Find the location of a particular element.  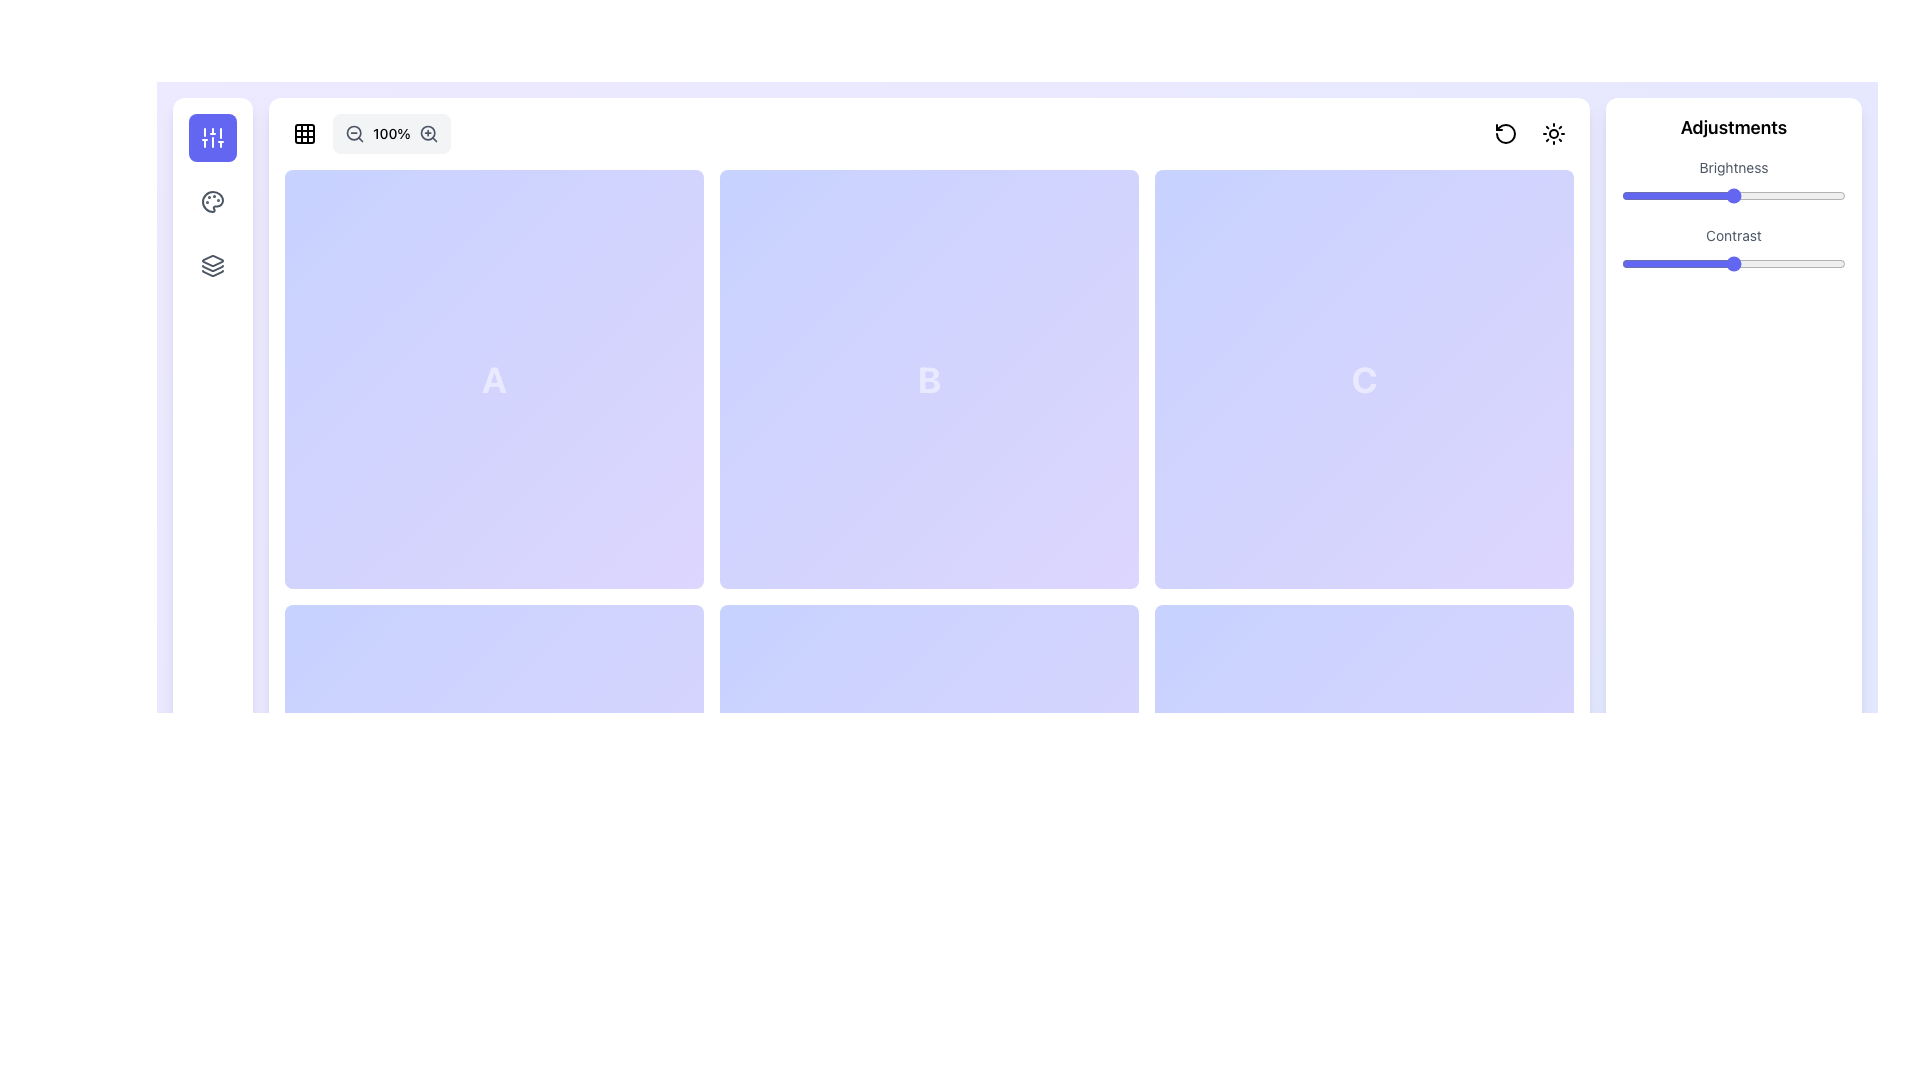

contrast is located at coordinates (1812, 262).